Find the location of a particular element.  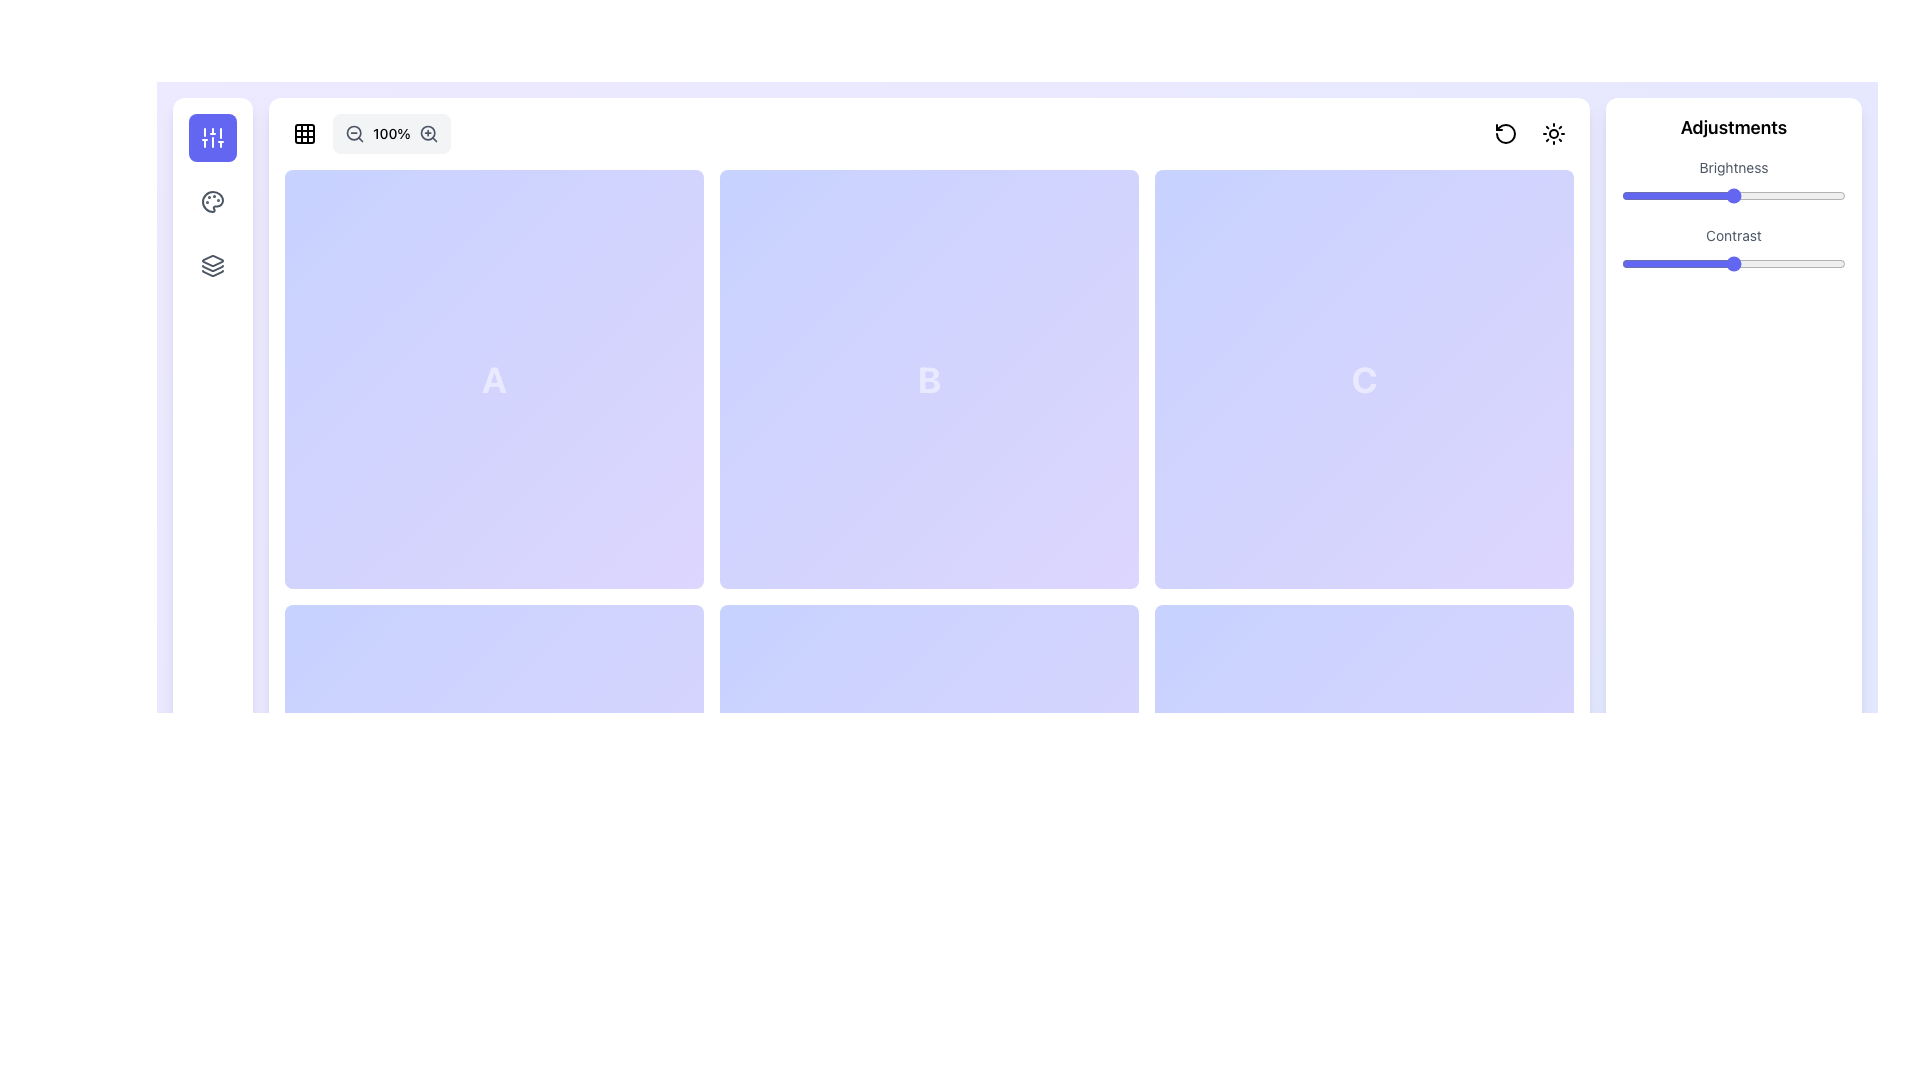

contrast is located at coordinates (1812, 262).